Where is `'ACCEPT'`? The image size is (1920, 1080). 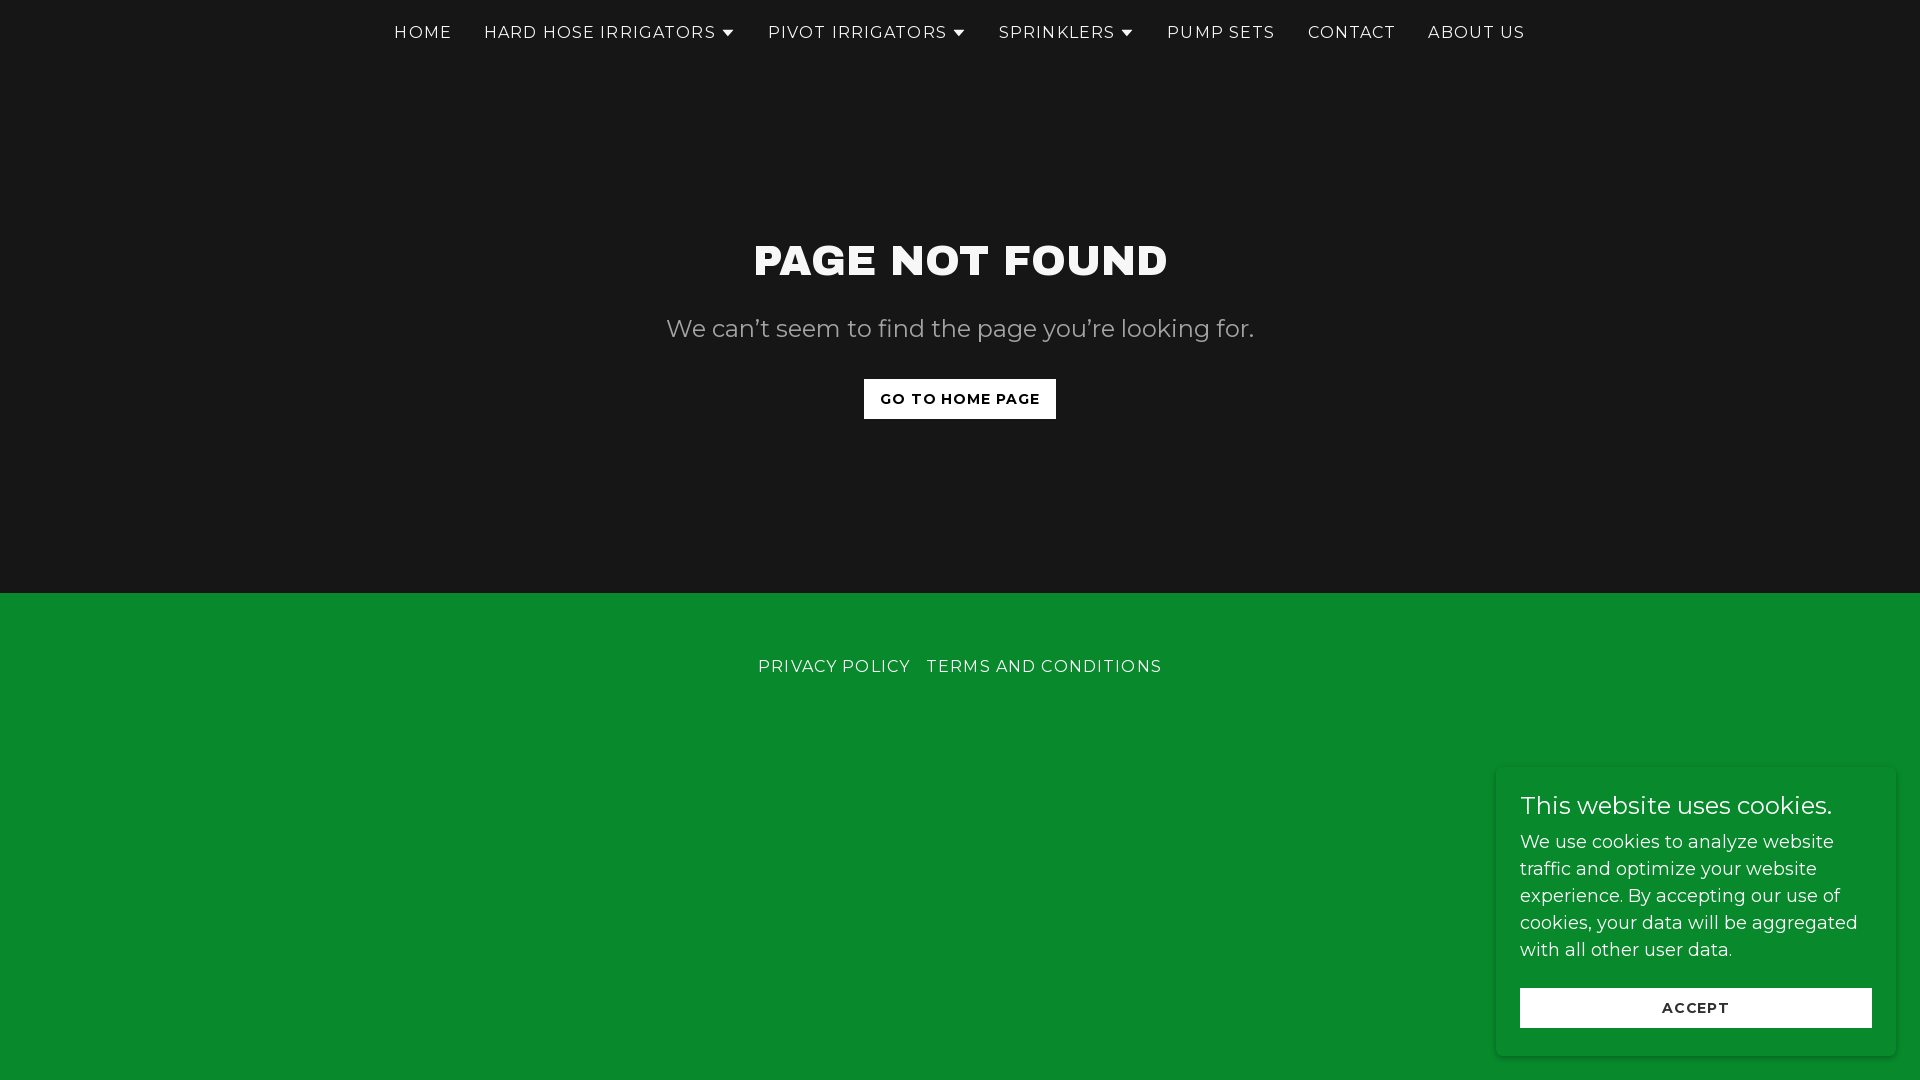
'ACCEPT' is located at coordinates (1694, 1007).